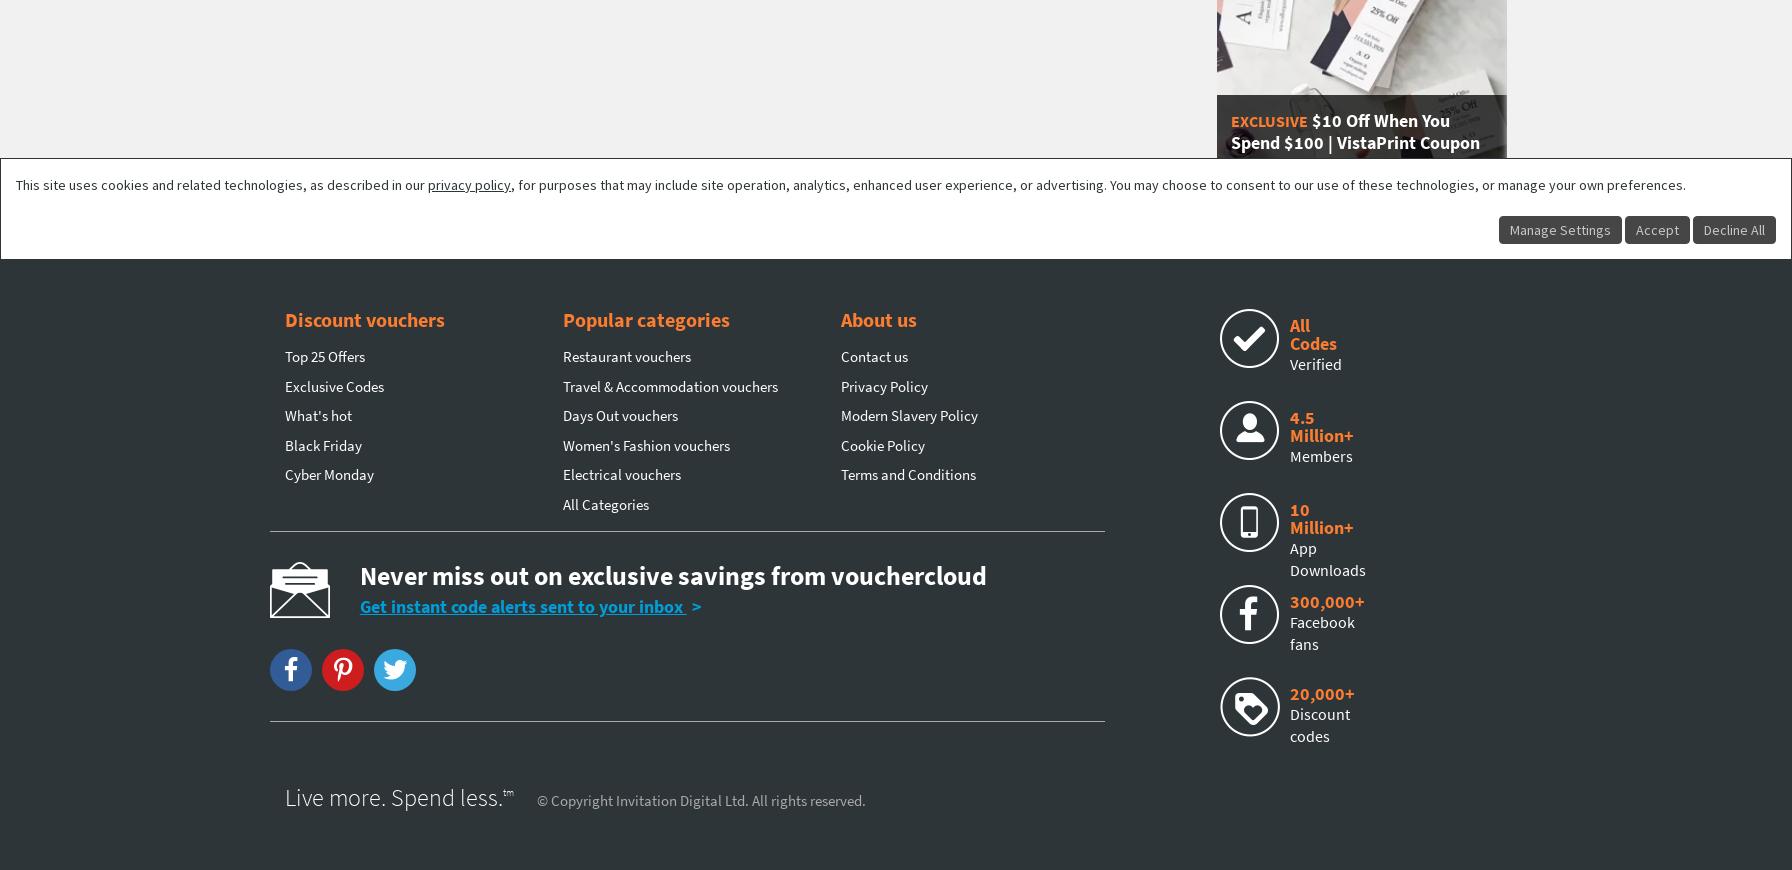  Describe the element at coordinates (766, 130) in the screenshot. I see `'5% Off Discount Code Select Items with DELL Coupon Code'` at that location.